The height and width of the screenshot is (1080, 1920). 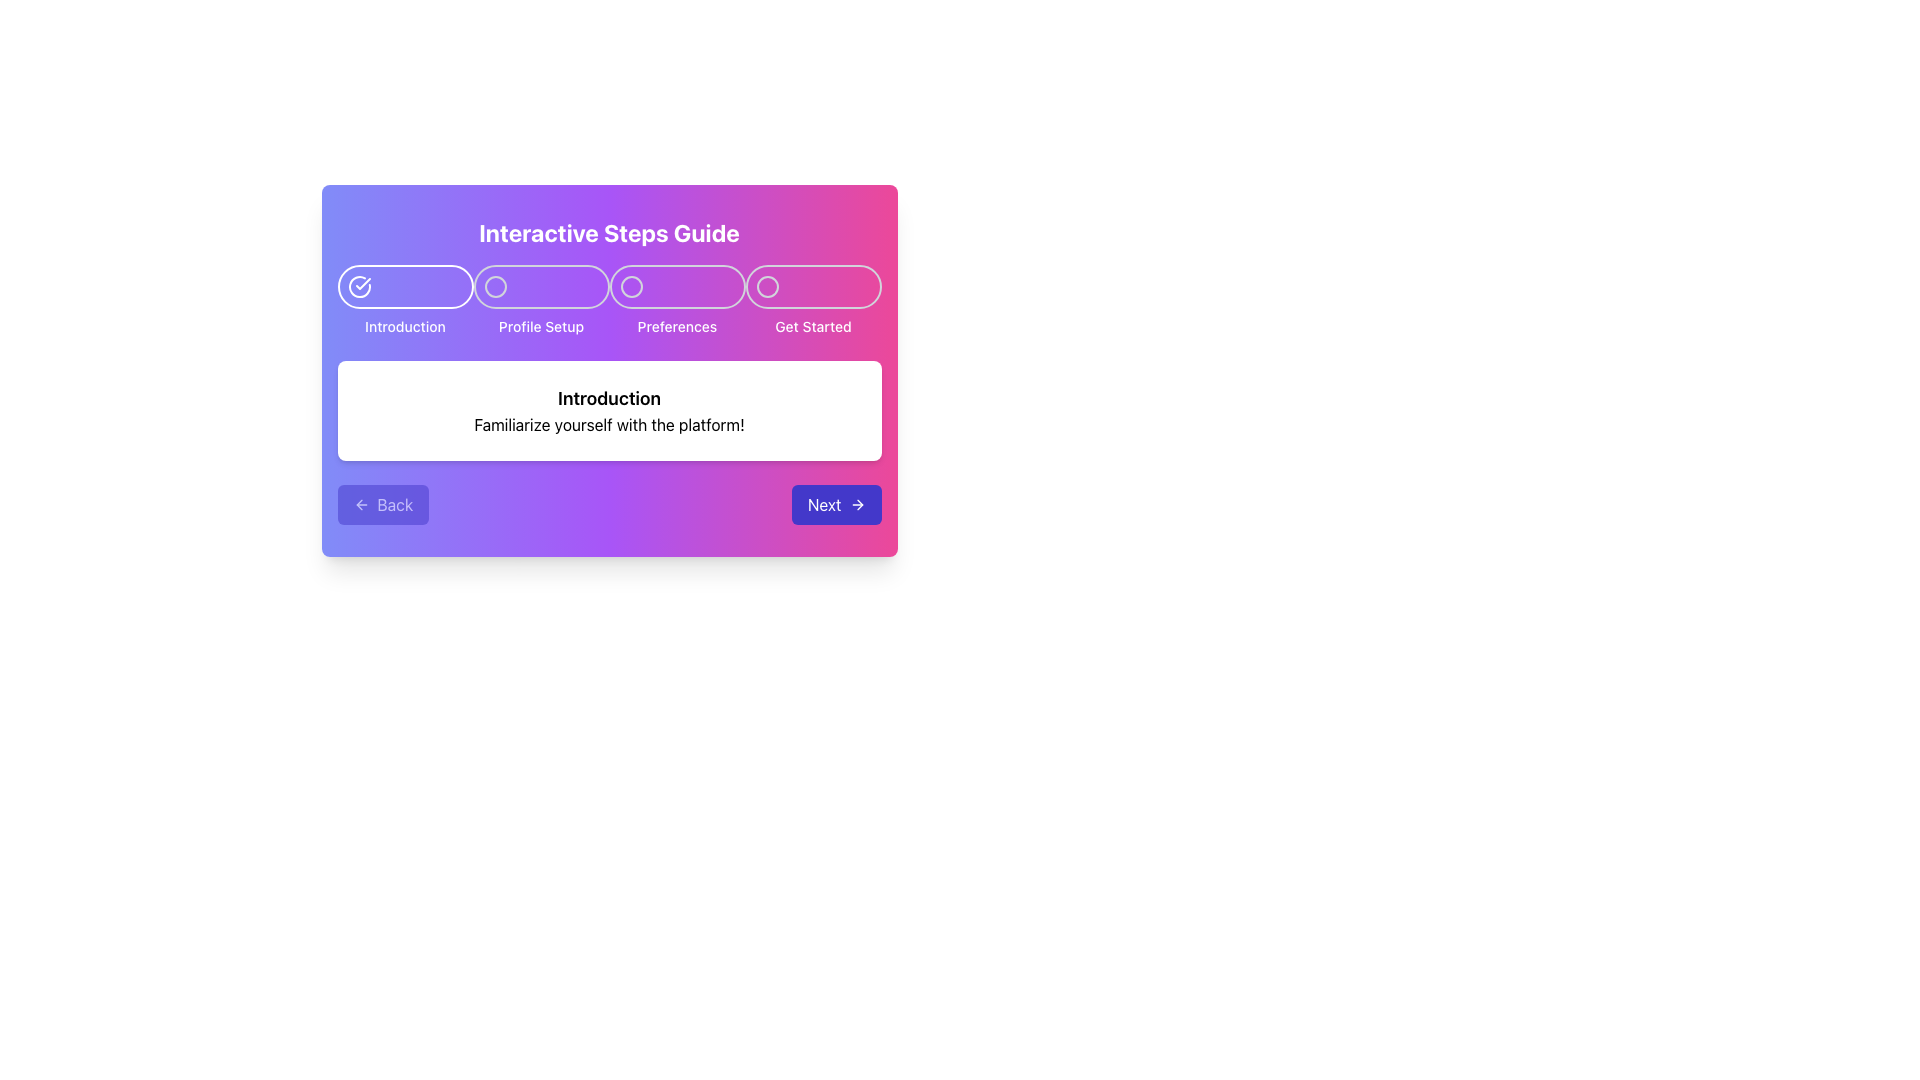 What do you see at coordinates (404, 300) in the screenshot?
I see `the Step indicator labeled 'Introduction' which features a circular icon with a white check mark above it` at bounding box center [404, 300].